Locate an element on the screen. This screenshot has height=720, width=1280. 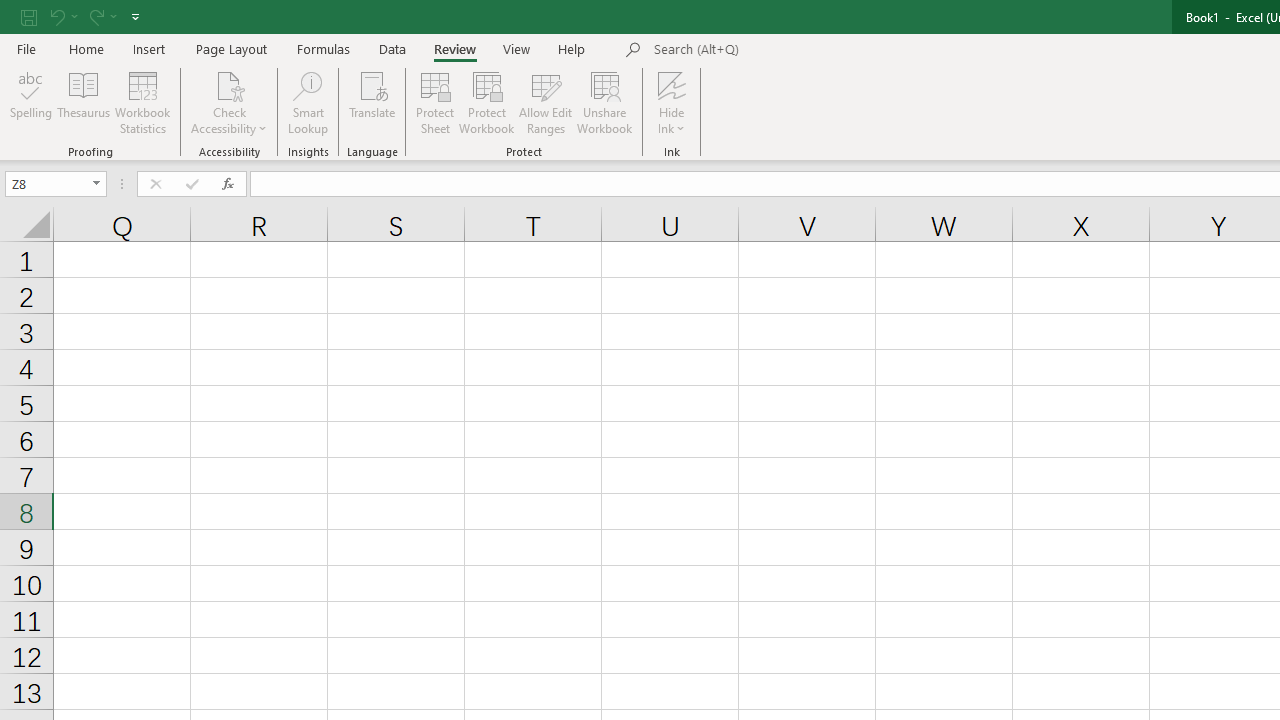
'Workbook Statistics' is located at coordinates (141, 103).